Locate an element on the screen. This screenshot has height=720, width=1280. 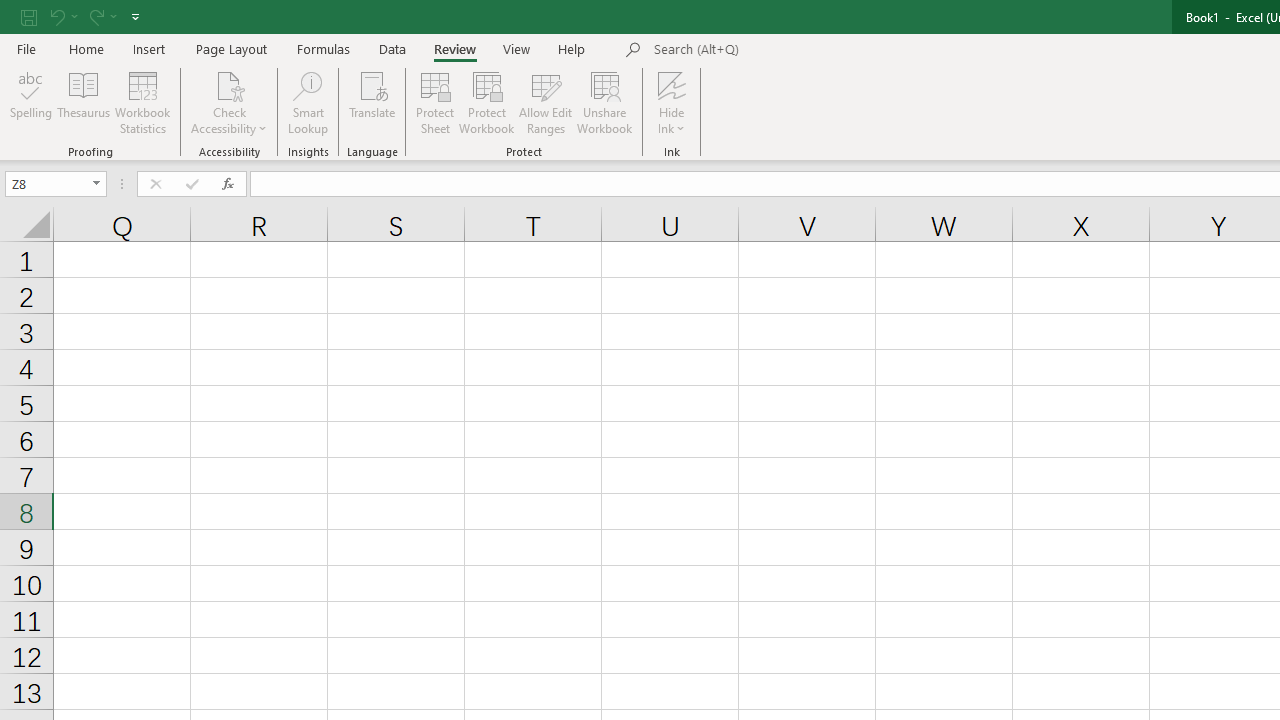
'Workbook Statistics' is located at coordinates (141, 103).